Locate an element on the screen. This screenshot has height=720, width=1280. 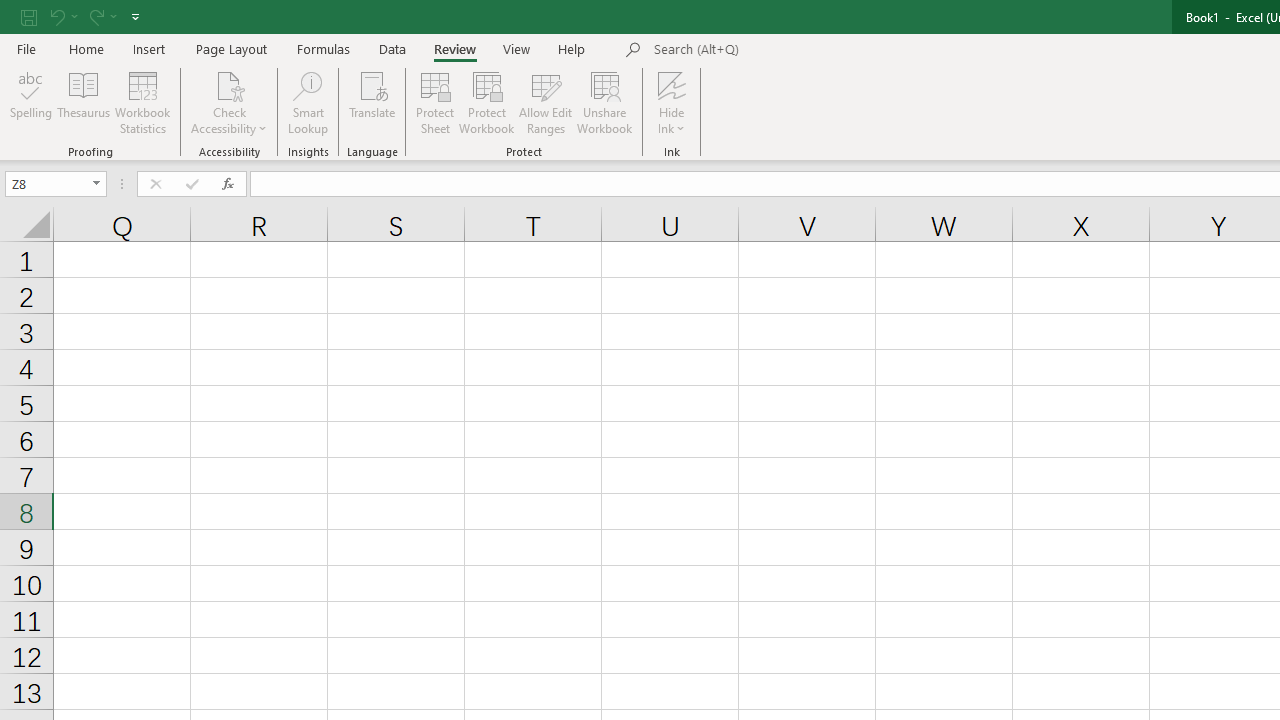
'Workbook Statistics' is located at coordinates (141, 103).